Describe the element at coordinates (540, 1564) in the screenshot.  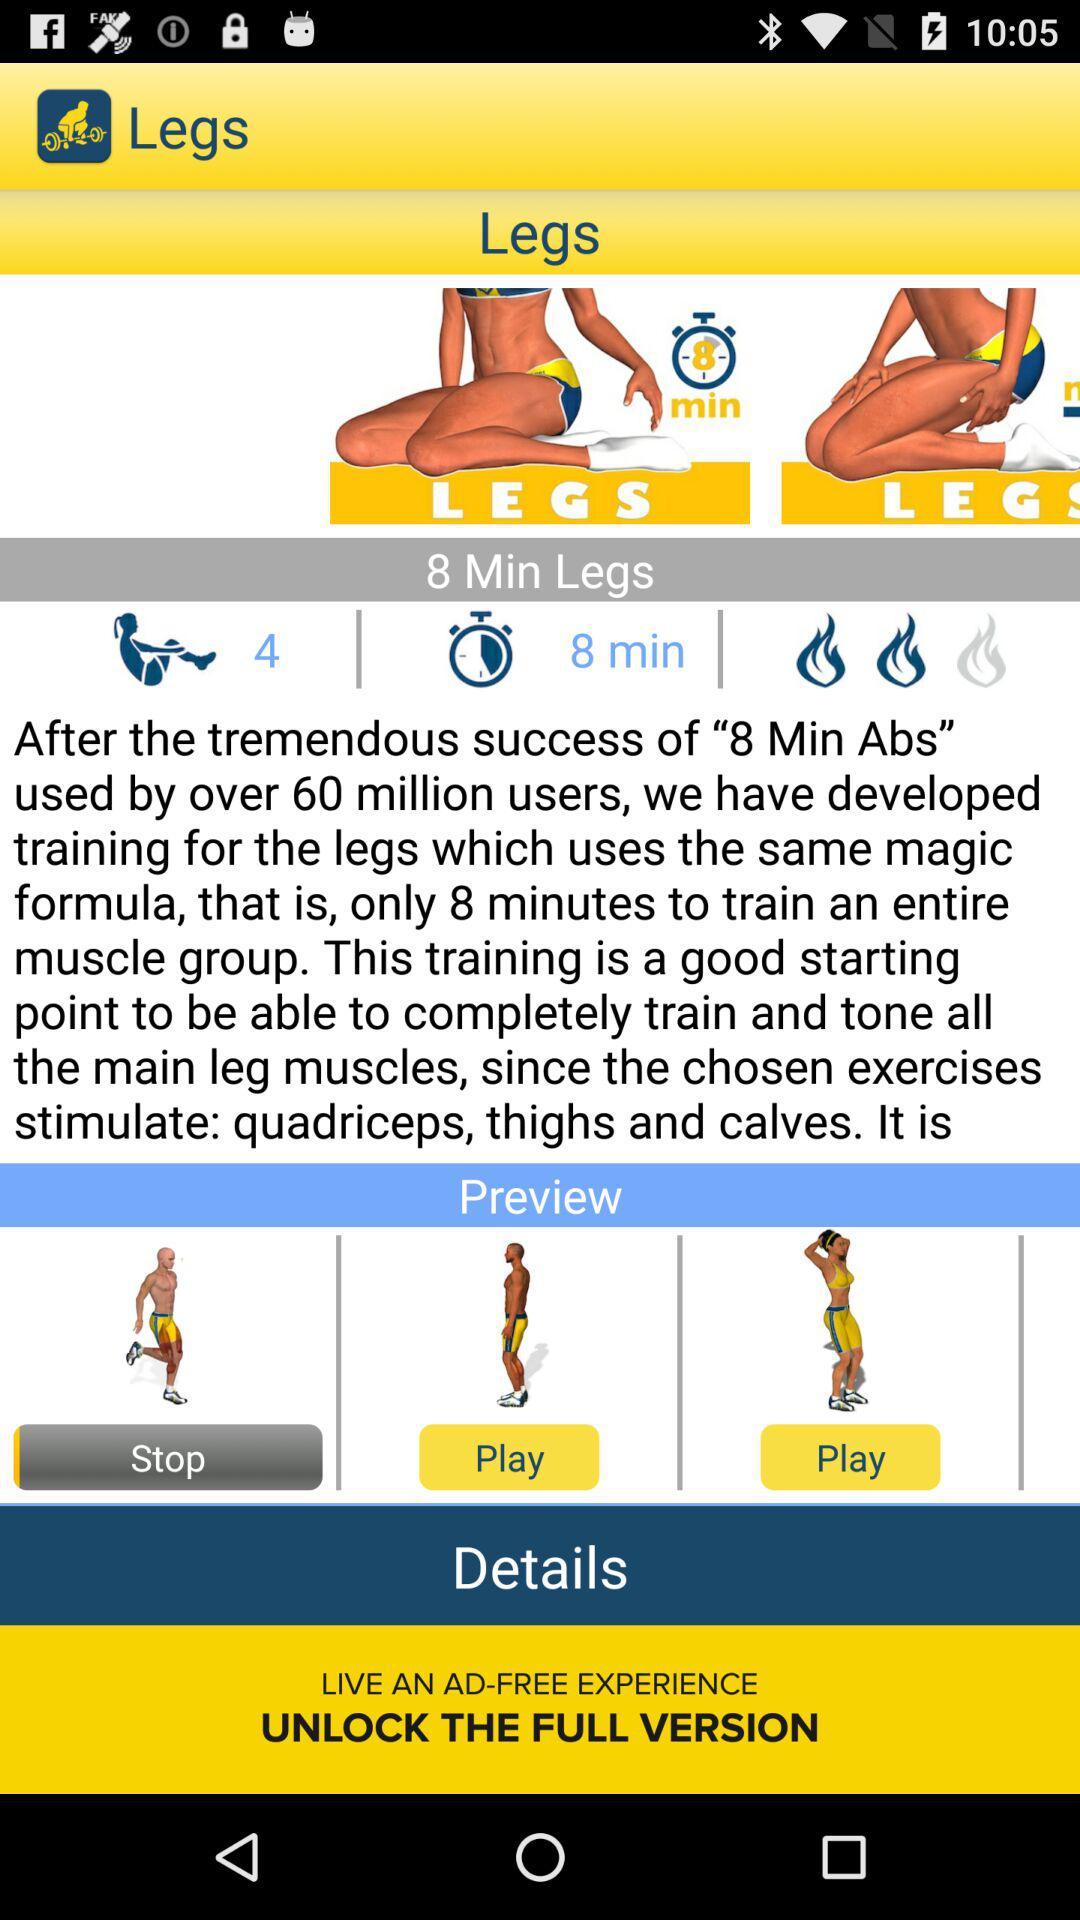
I see `the details` at that location.